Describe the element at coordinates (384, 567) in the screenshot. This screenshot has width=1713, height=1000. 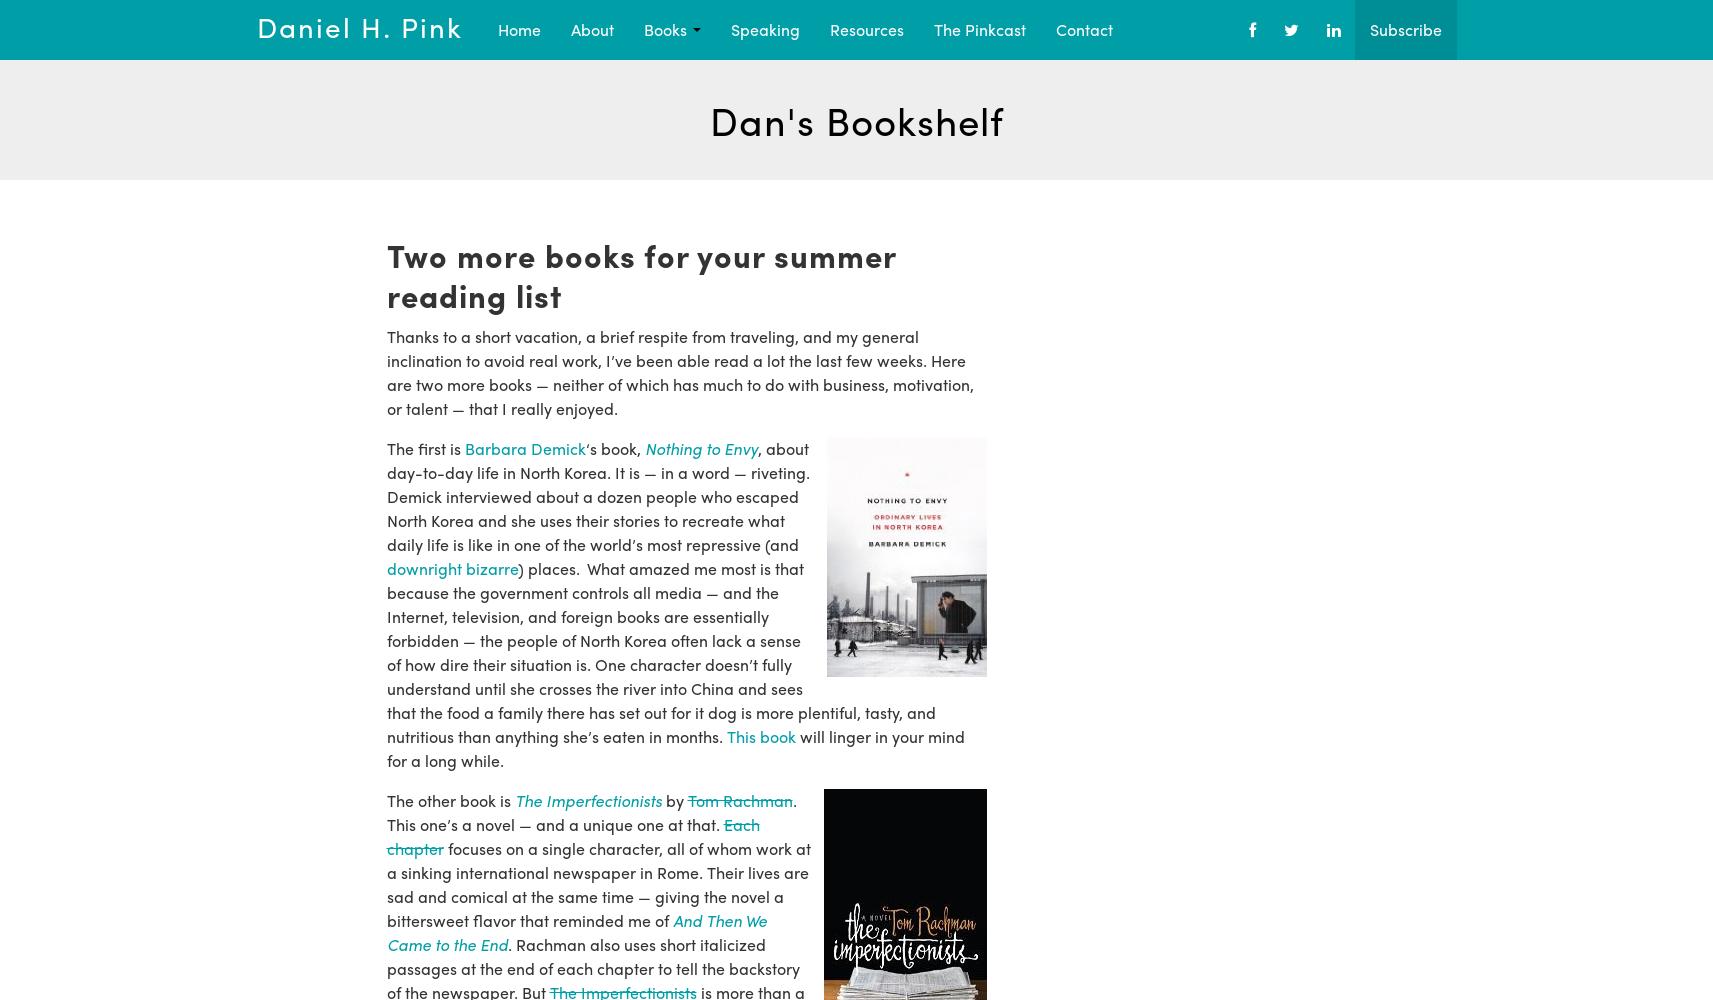
I see `'downright bizarre'` at that location.